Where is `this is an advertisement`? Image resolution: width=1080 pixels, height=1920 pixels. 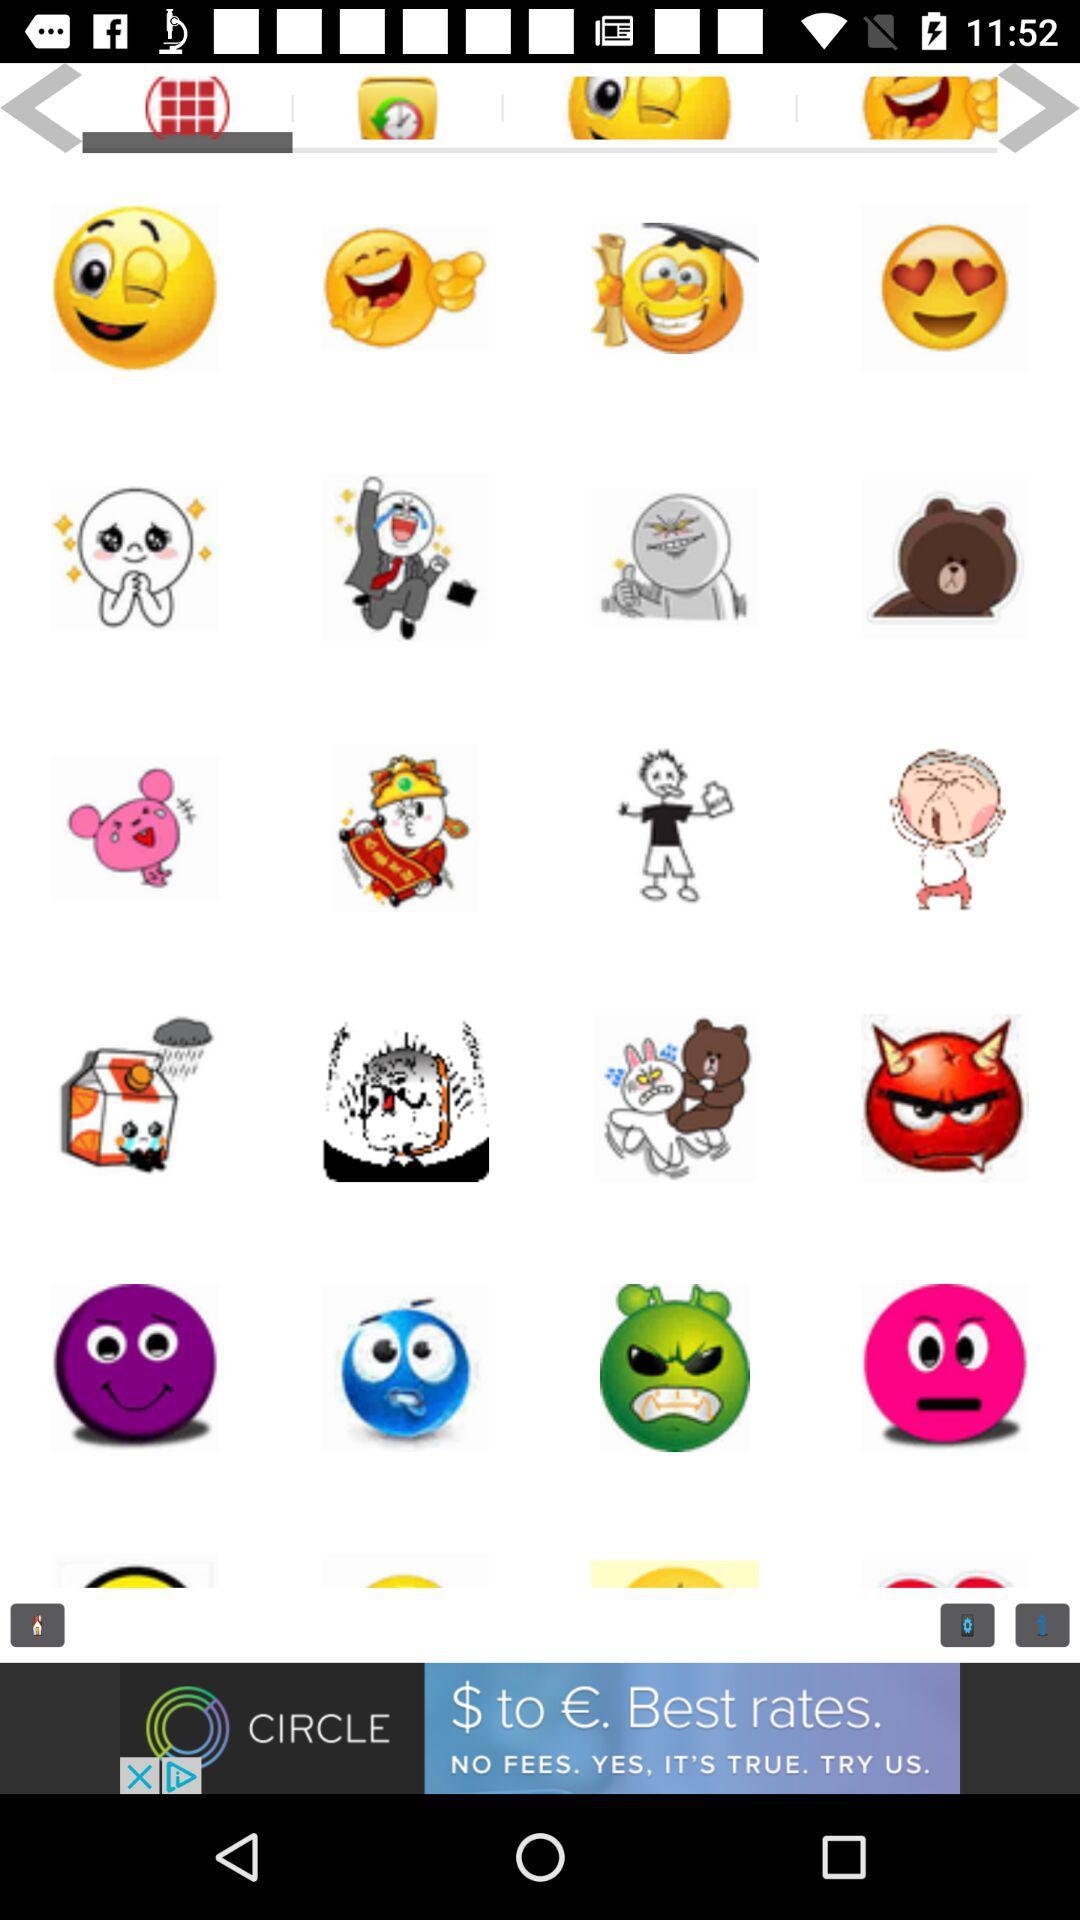 this is an advertisement is located at coordinates (540, 1727).